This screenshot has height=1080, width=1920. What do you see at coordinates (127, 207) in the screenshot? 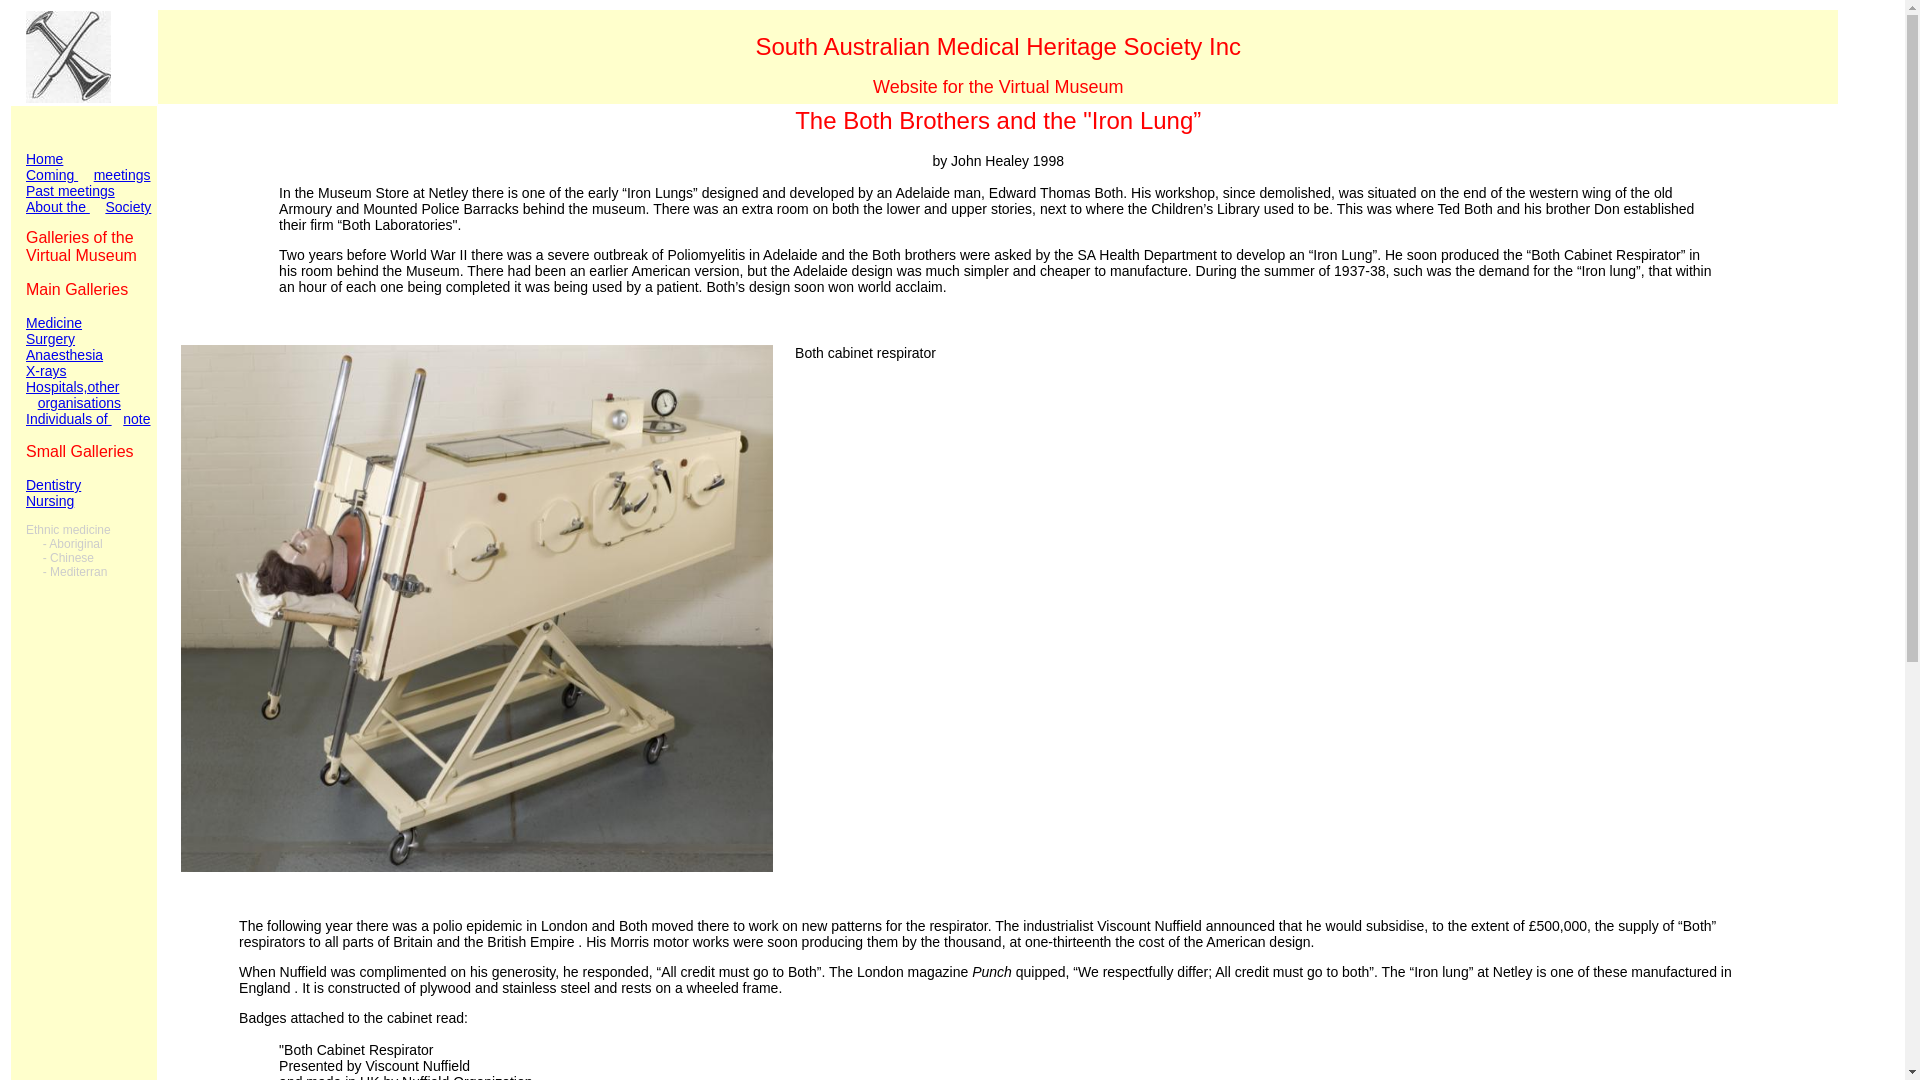
I see `'Society'` at bounding box center [127, 207].